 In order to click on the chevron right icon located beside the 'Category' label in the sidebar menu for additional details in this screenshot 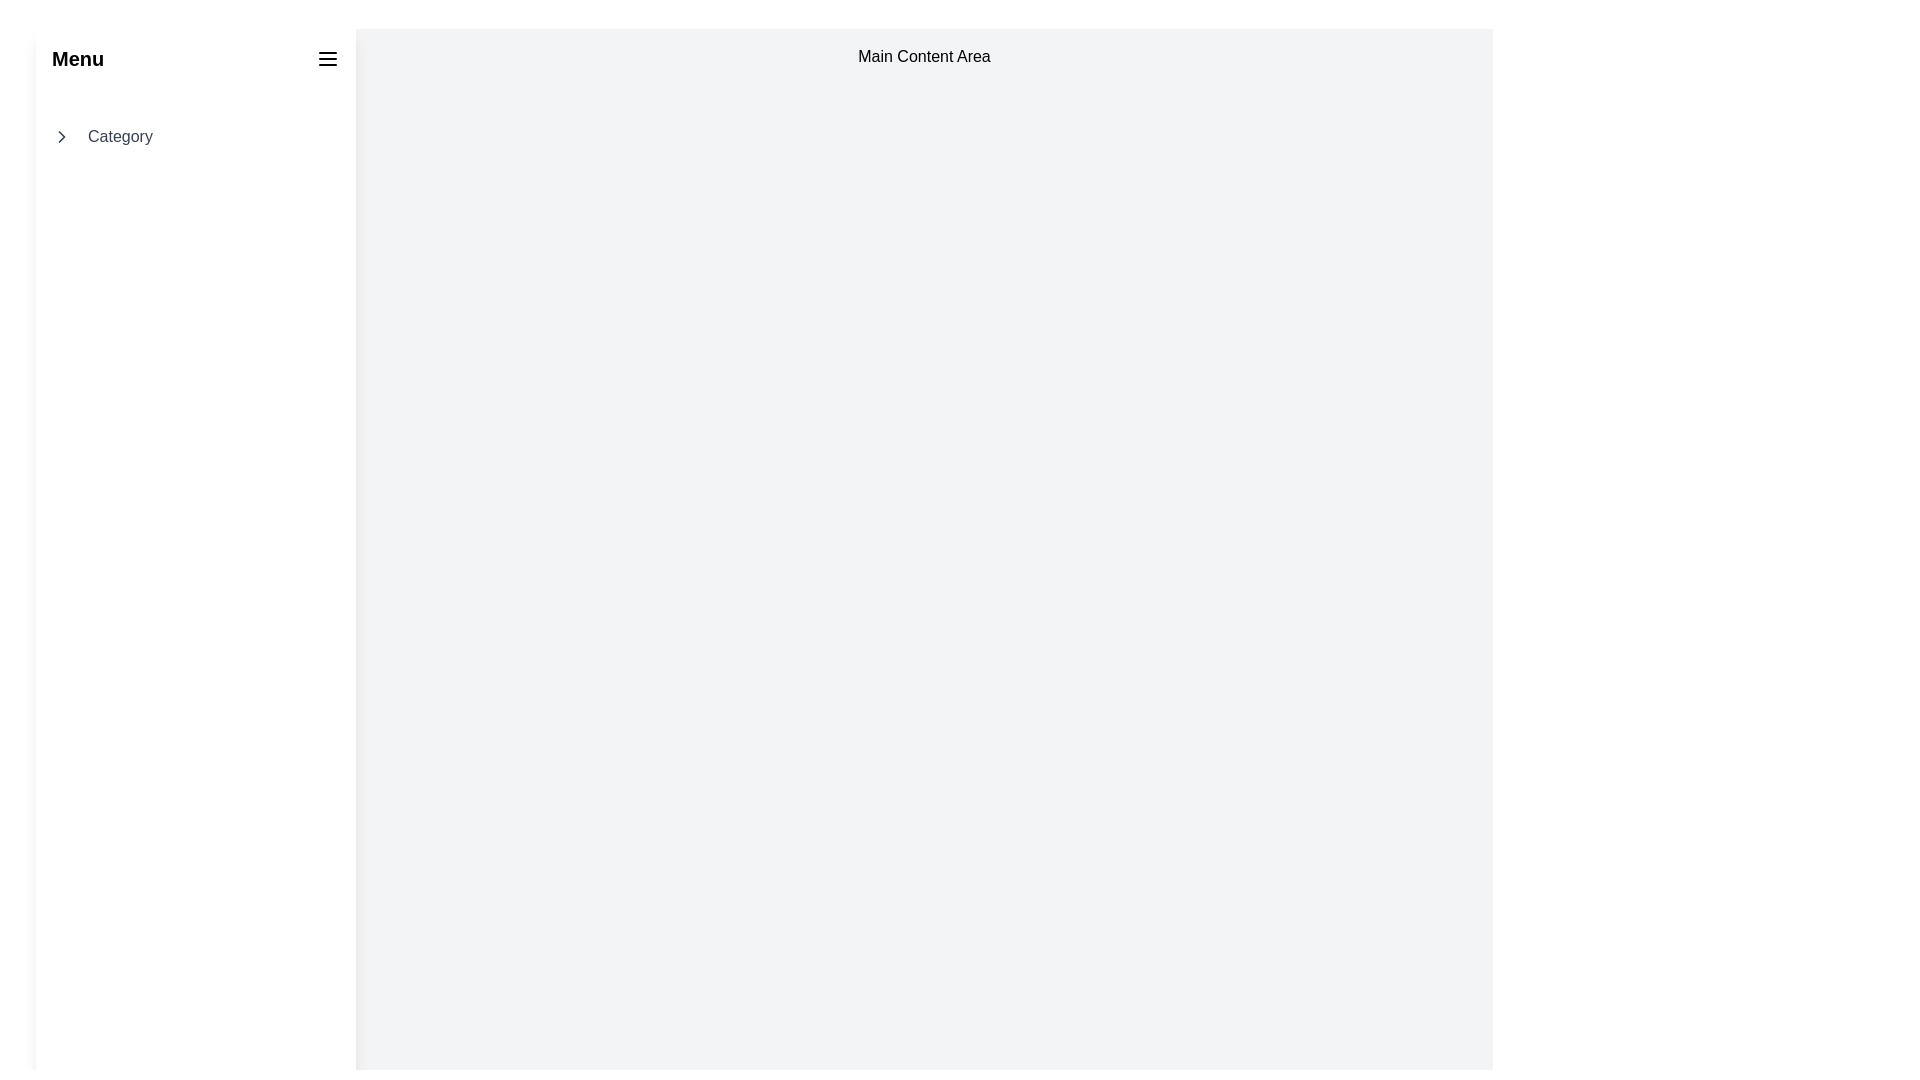, I will do `click(62, 136)`.